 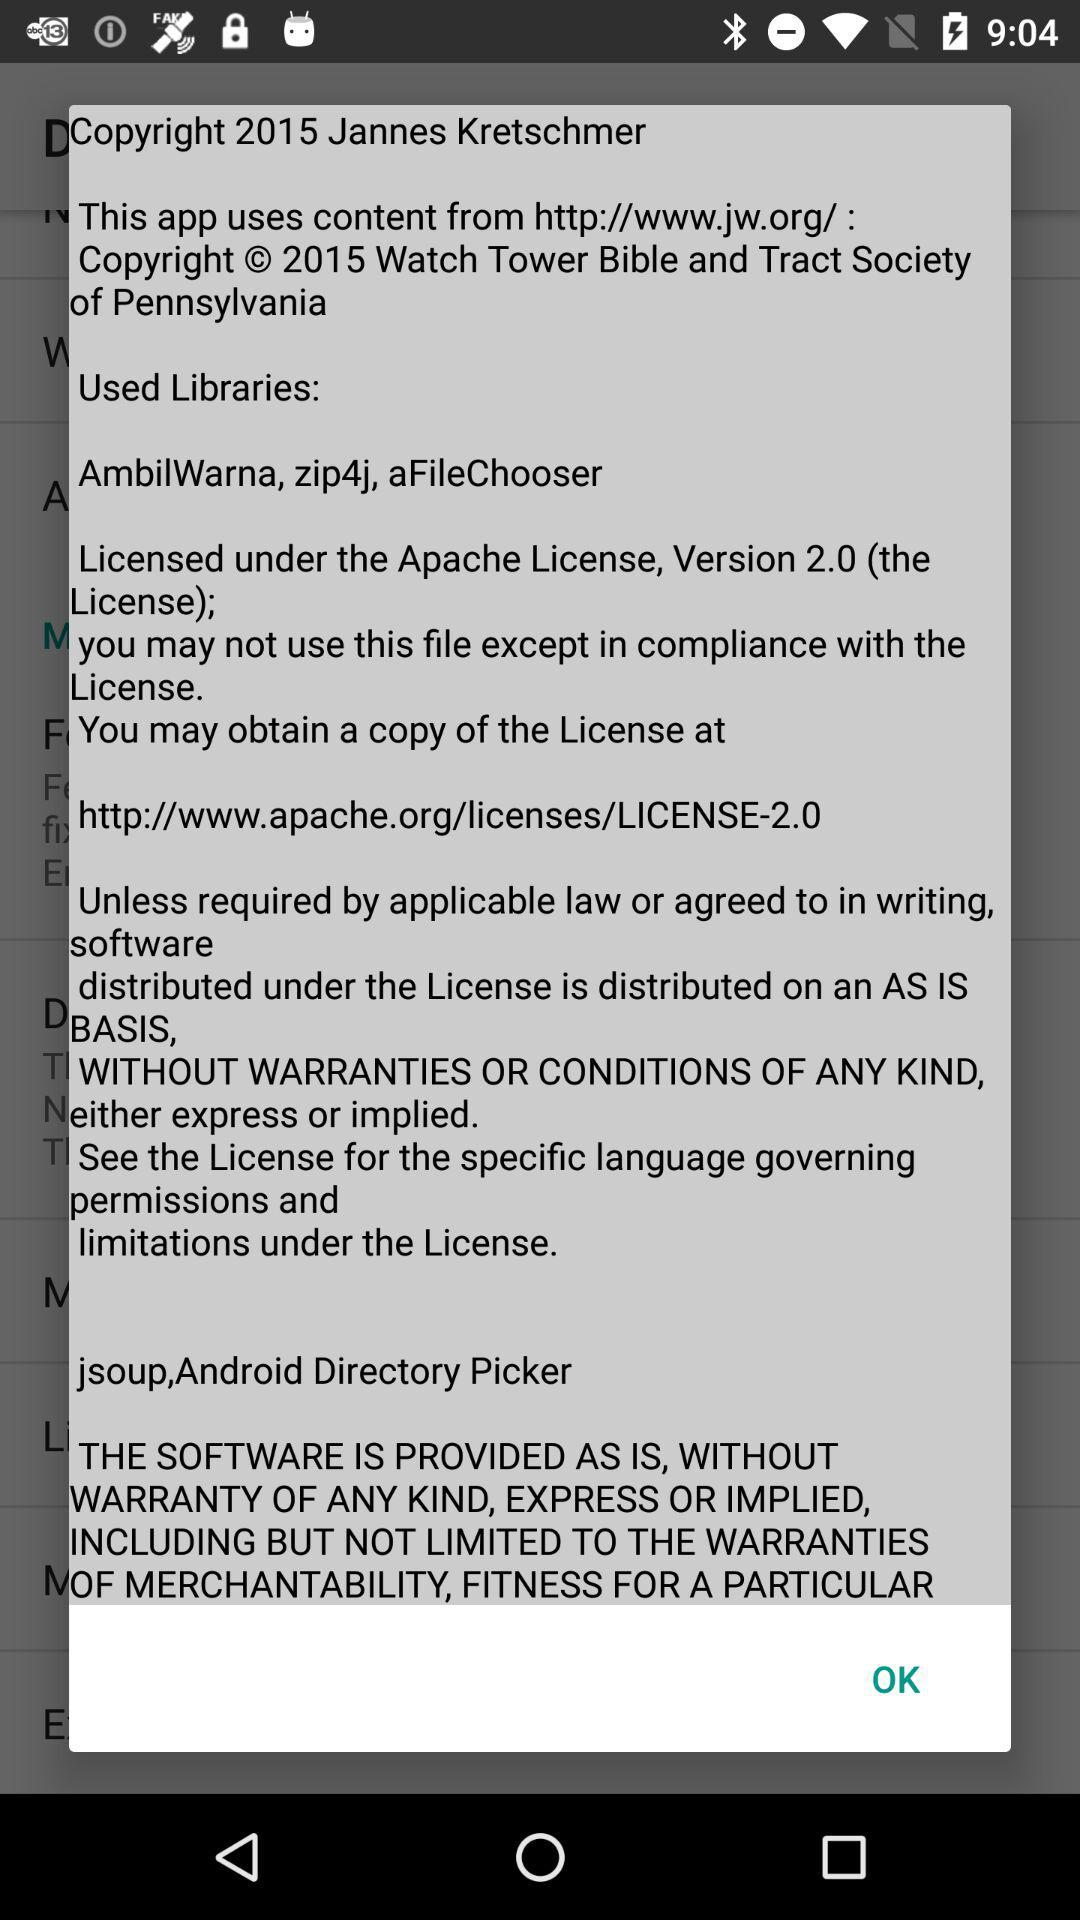 What do you see at coordinates (894, 1678) in the screenshot?
I see `the item at the bottom right corner` at bounding box center [894, 1678].